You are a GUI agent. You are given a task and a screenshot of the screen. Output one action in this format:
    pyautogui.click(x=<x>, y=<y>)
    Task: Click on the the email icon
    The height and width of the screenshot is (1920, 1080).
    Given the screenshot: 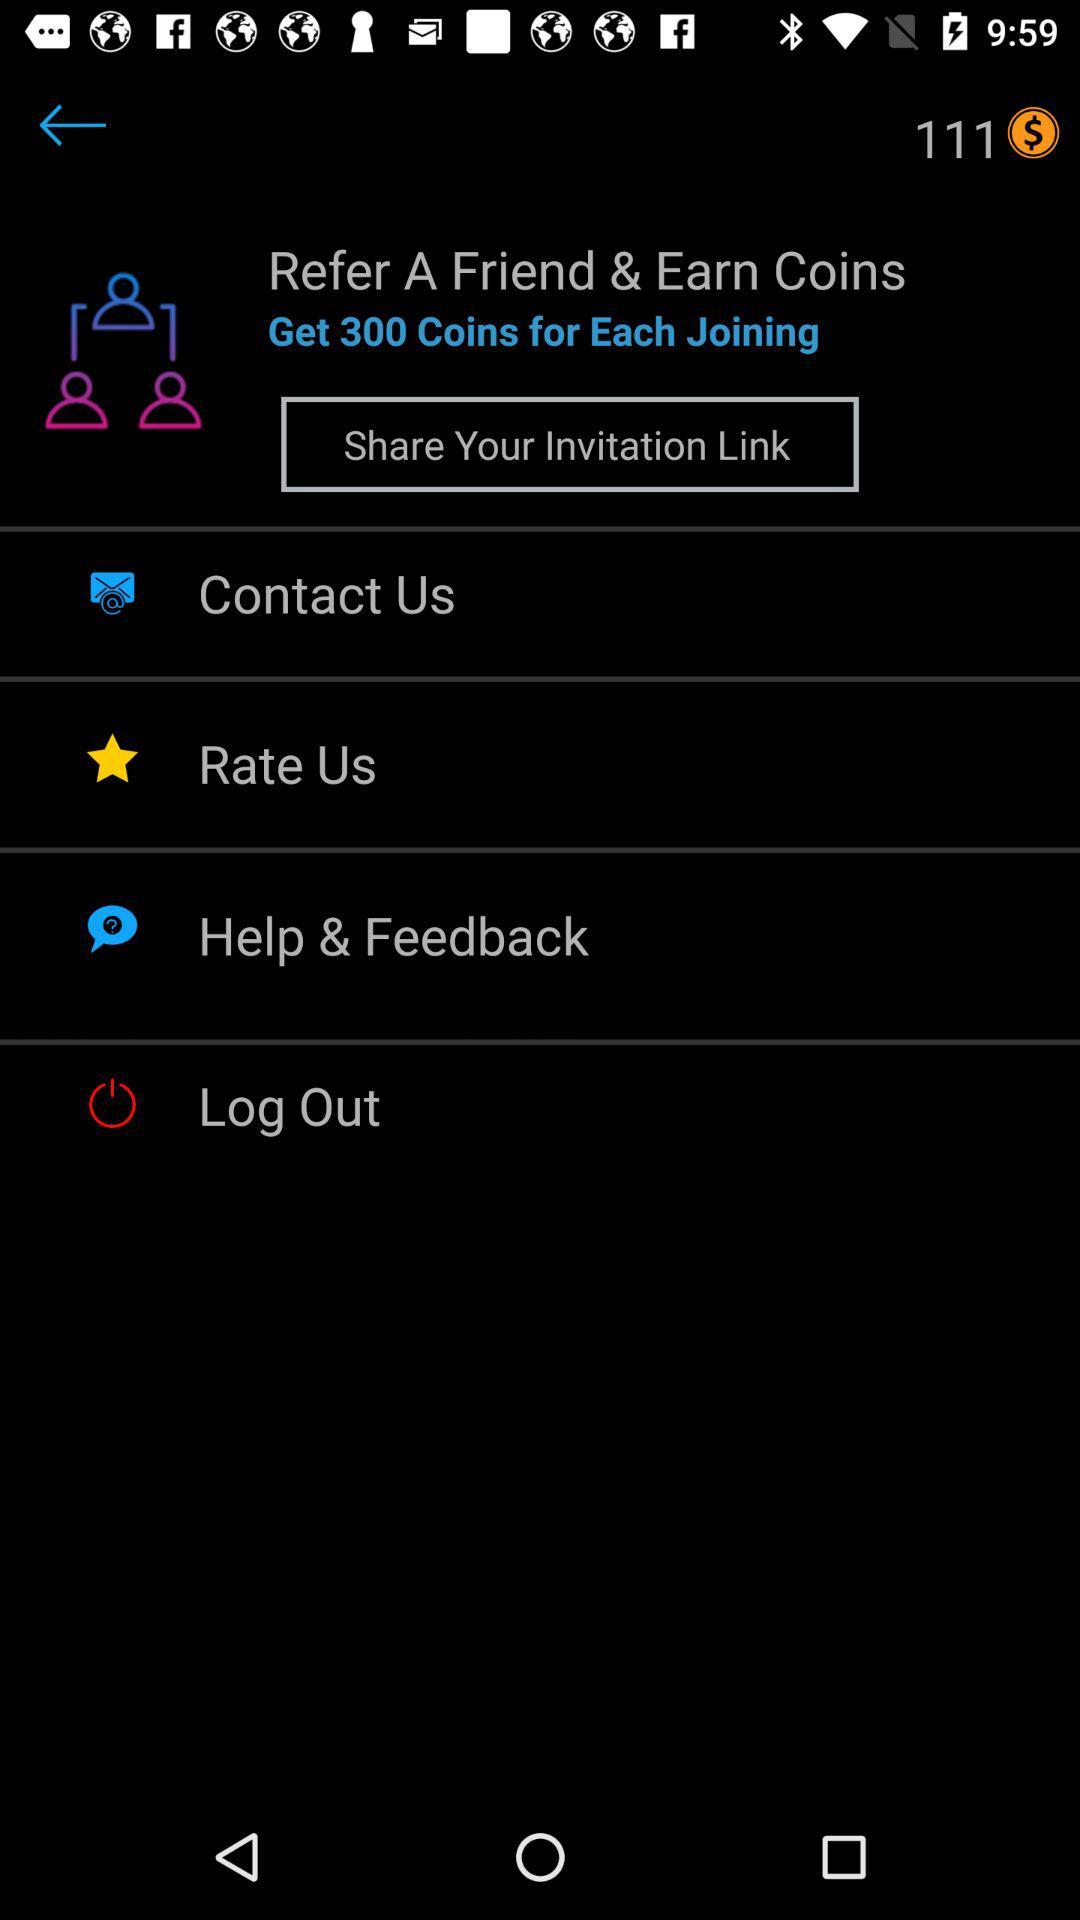 What is the action you would take?
    pyautogui.click(x=112, y=589)
    